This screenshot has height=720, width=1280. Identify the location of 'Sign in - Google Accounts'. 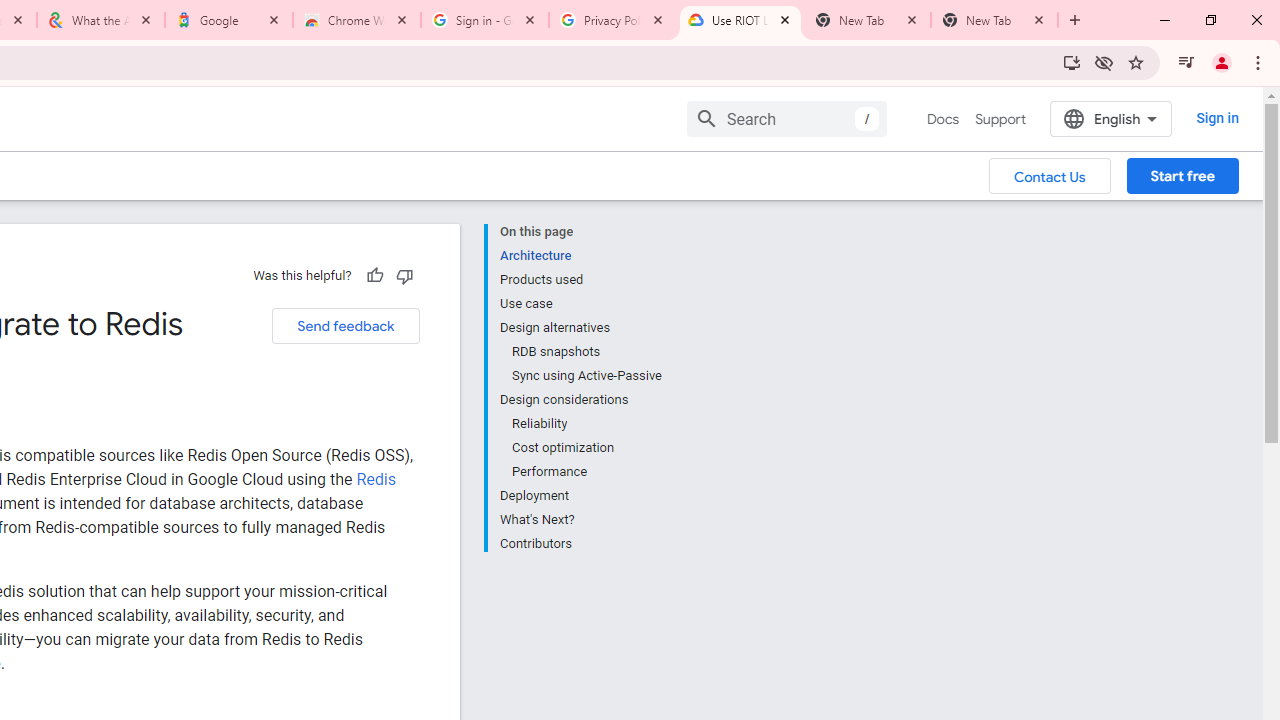
(485, 20).